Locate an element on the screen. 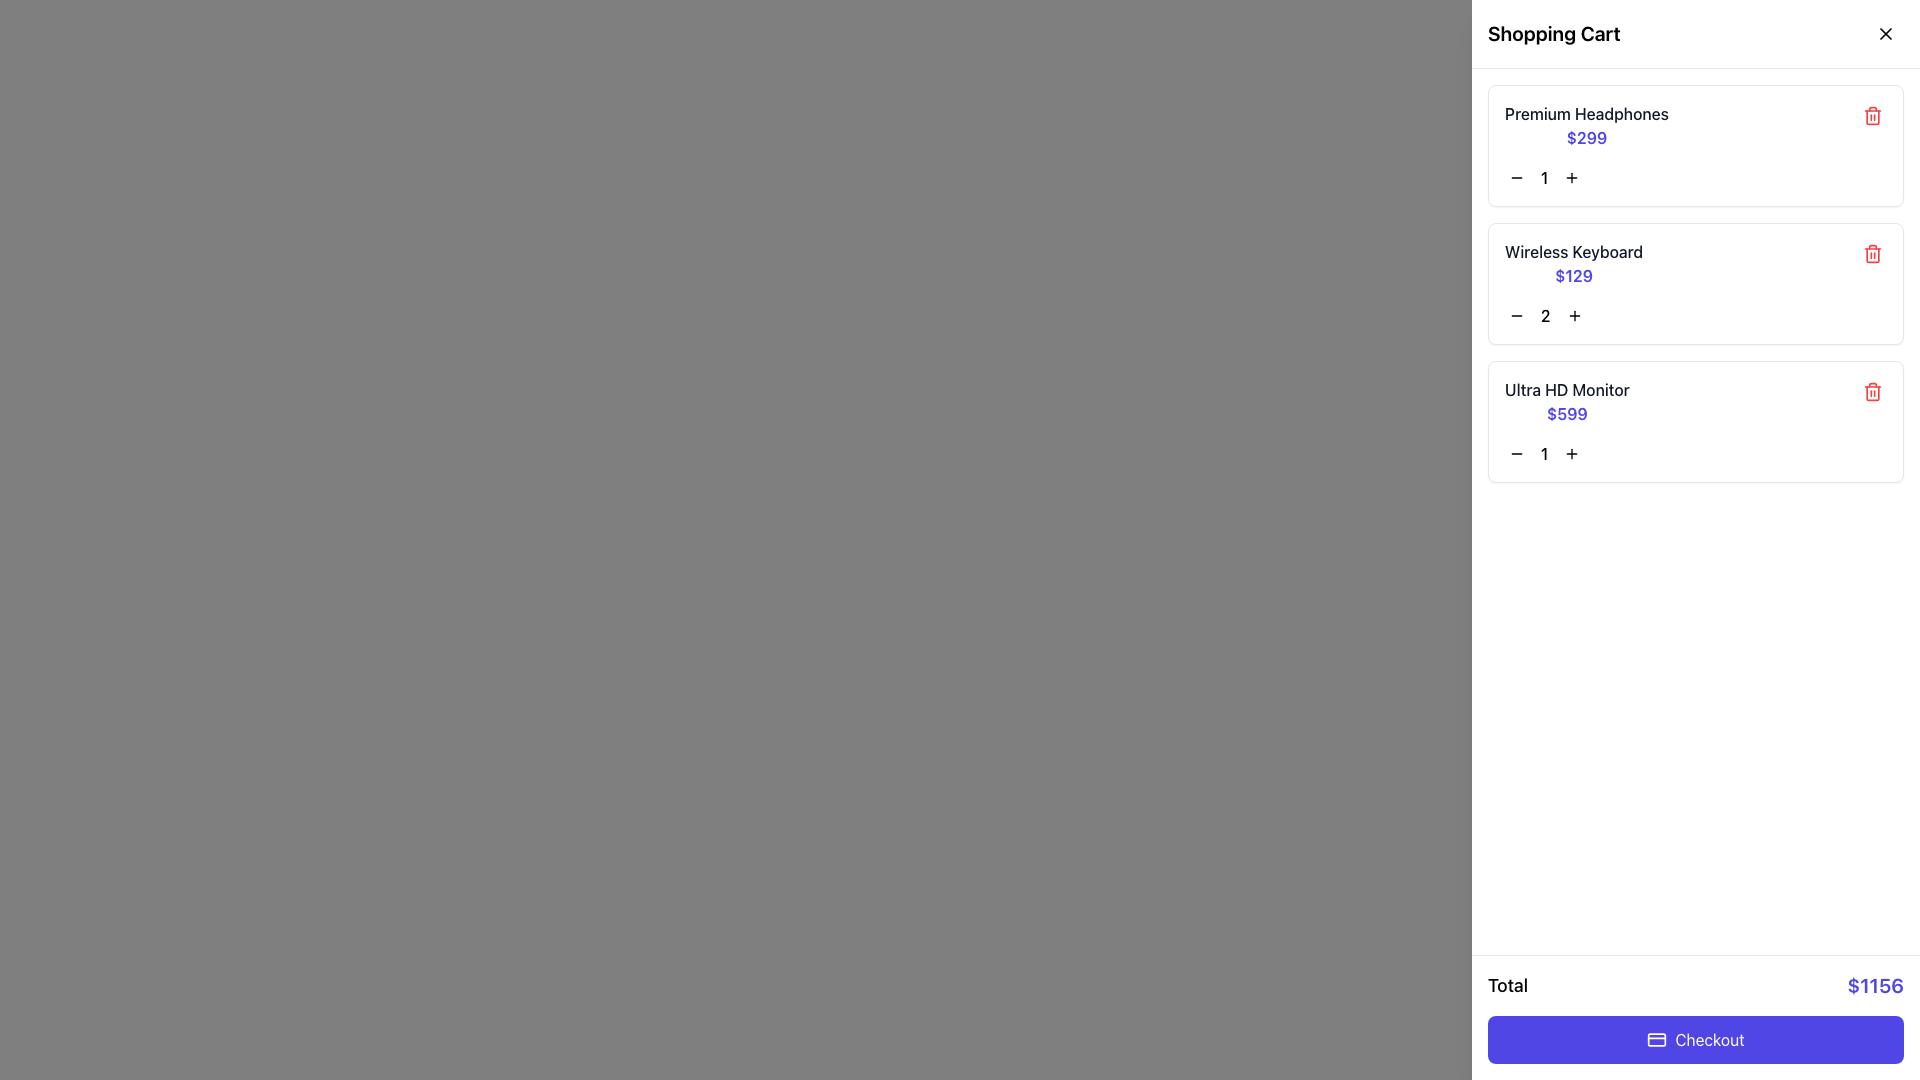  the 'increment quantity' icon located in the first product card of the shopping cart section is located at coordinates (1571, 176).